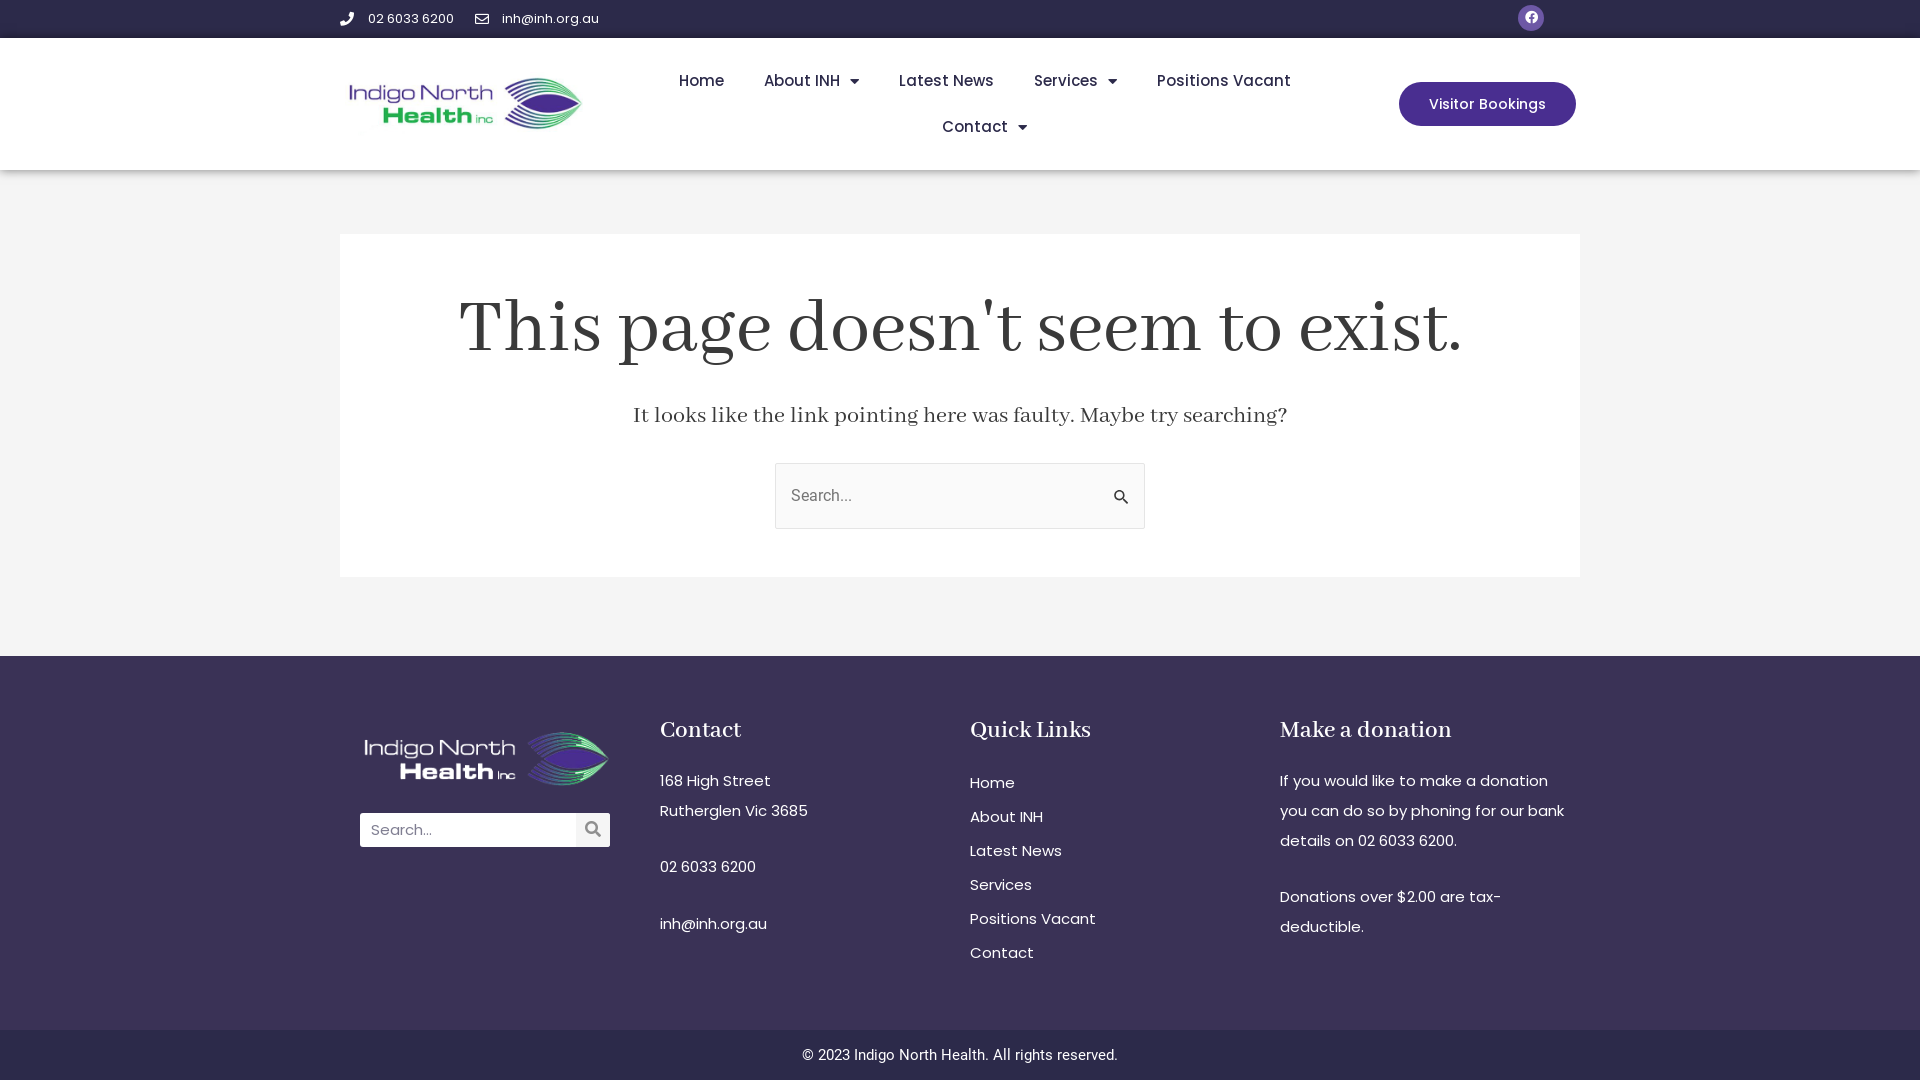 The height and width of the screenshot is (1080, 1920). Describe the element at coordinates (592, 829) in the screenshot. I see `'Search'` at that location.